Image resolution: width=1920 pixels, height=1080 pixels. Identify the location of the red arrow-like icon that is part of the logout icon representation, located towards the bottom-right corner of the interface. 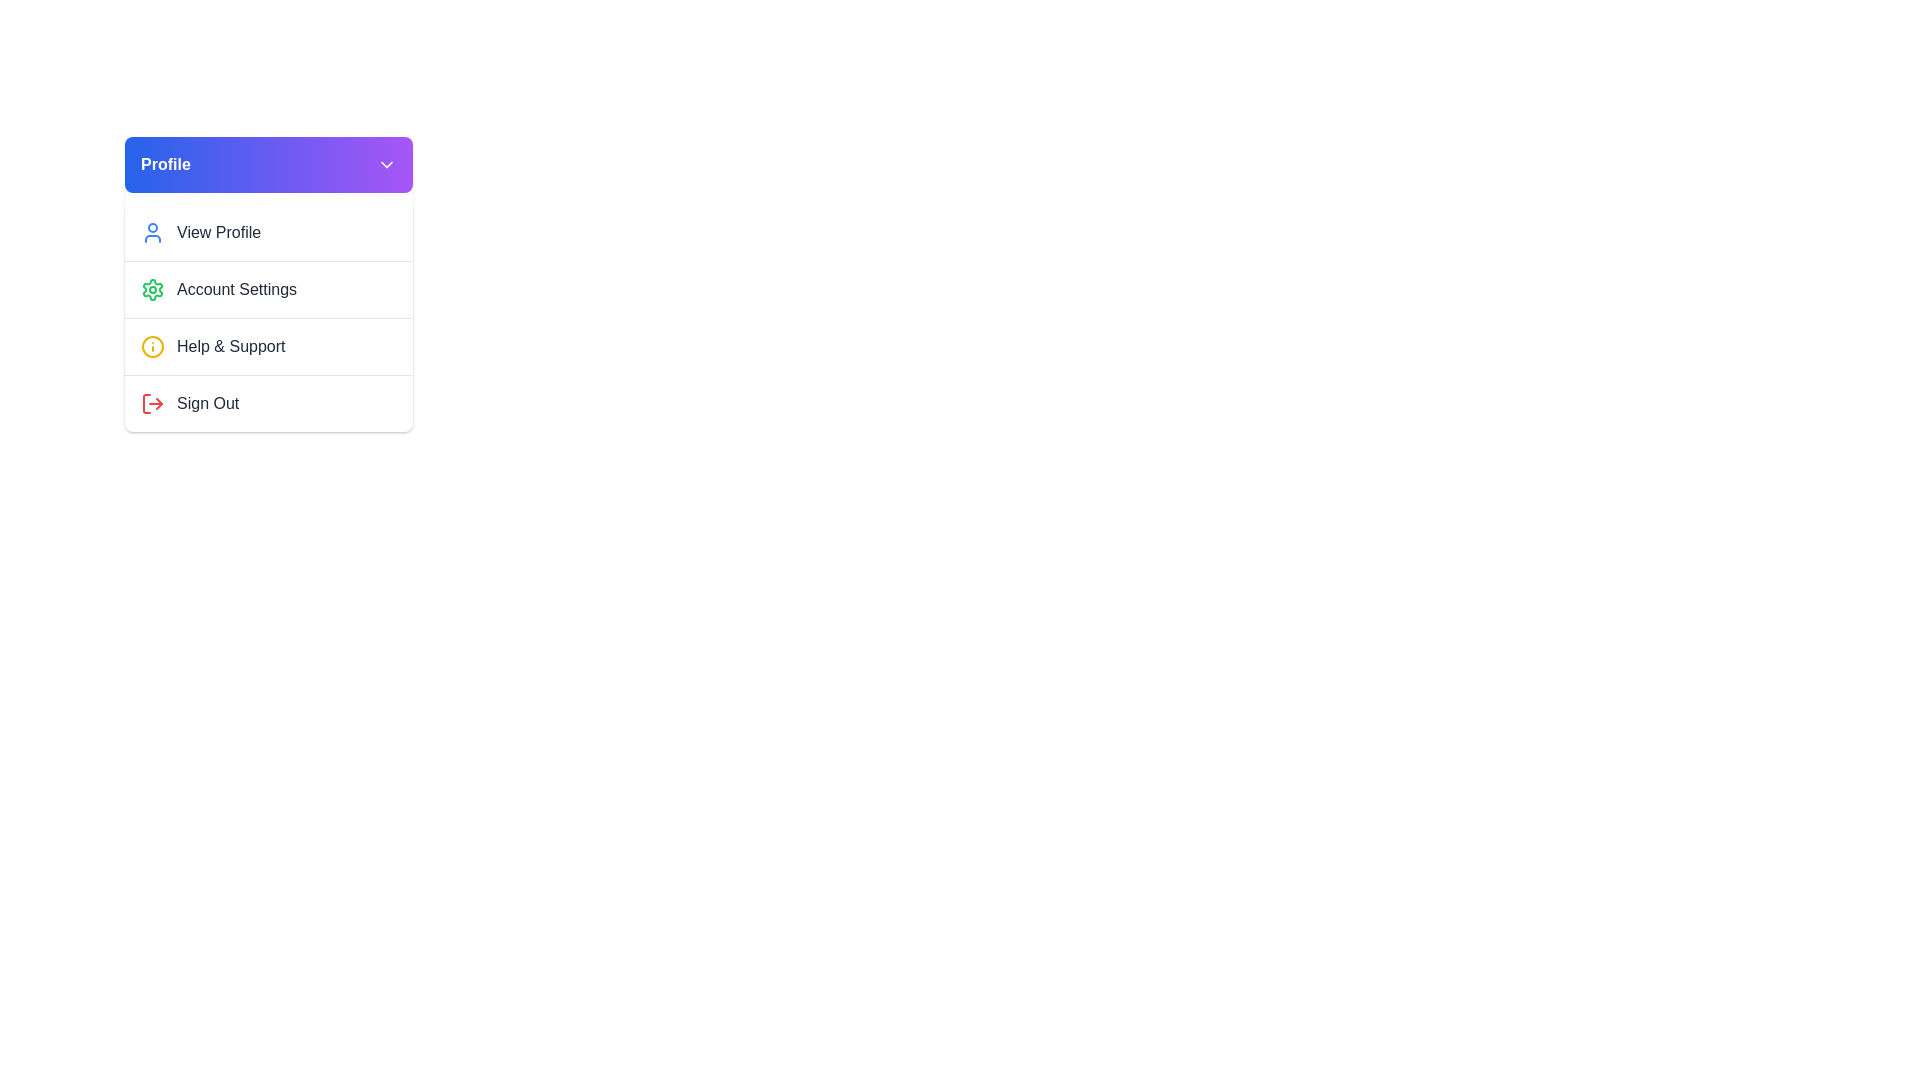
(158, 404).